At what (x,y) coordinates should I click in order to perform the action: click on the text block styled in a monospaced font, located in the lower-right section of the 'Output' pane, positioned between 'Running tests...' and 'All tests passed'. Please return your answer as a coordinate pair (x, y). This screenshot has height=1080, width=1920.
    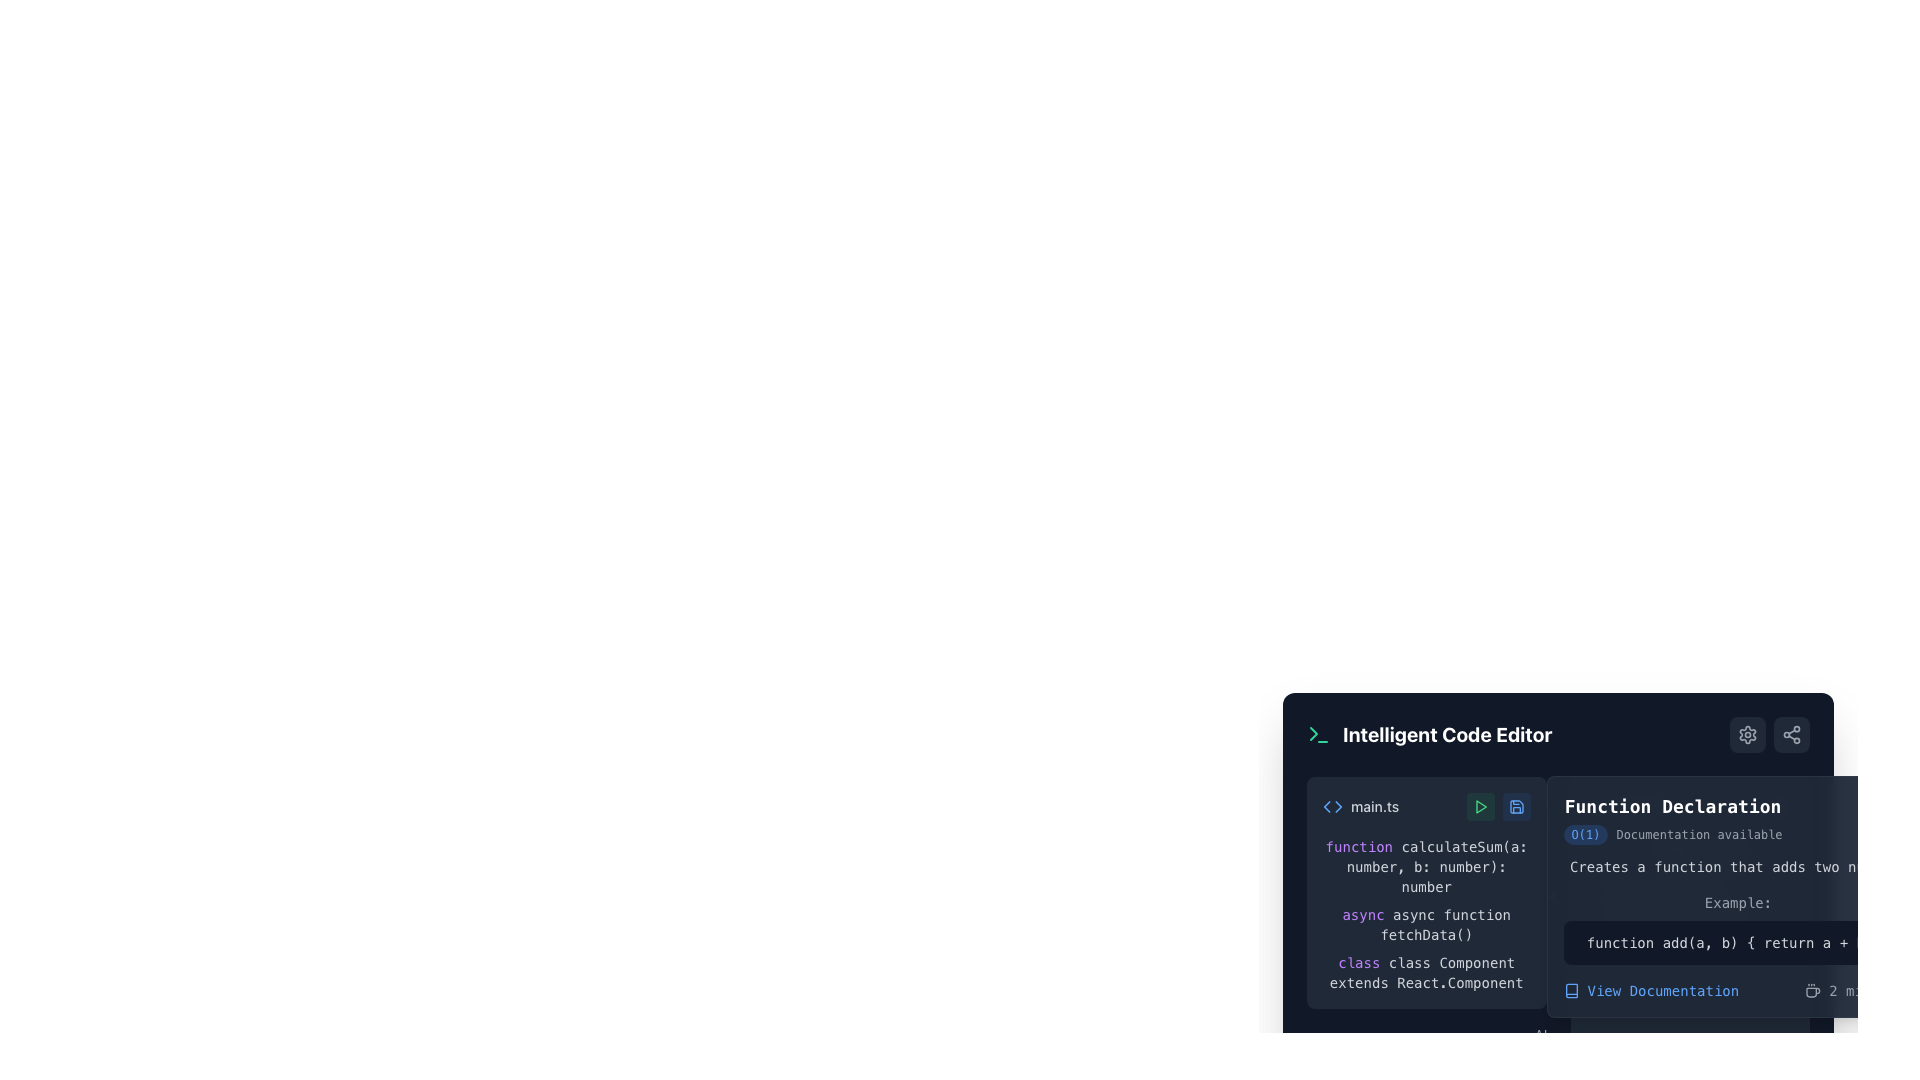
    Looking at the image, I should click on (1689, 879).